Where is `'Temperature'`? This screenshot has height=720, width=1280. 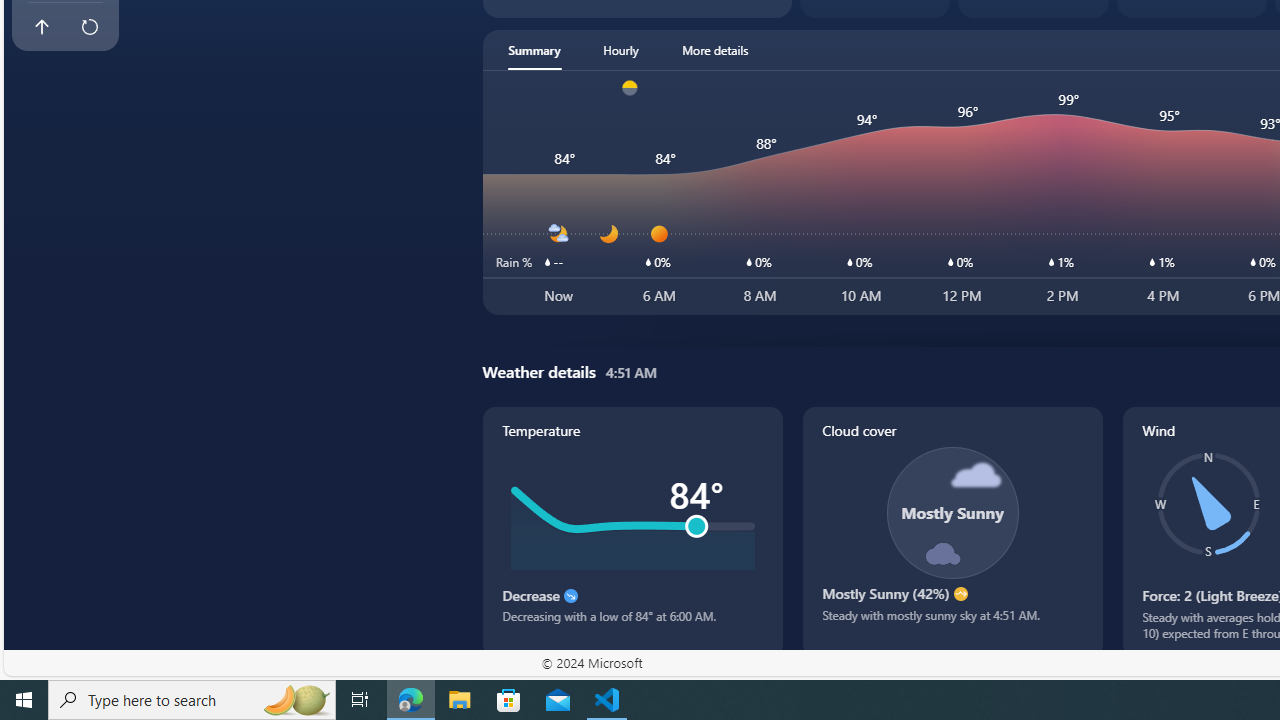 'Temperature' is located at coordinates (631, 530).